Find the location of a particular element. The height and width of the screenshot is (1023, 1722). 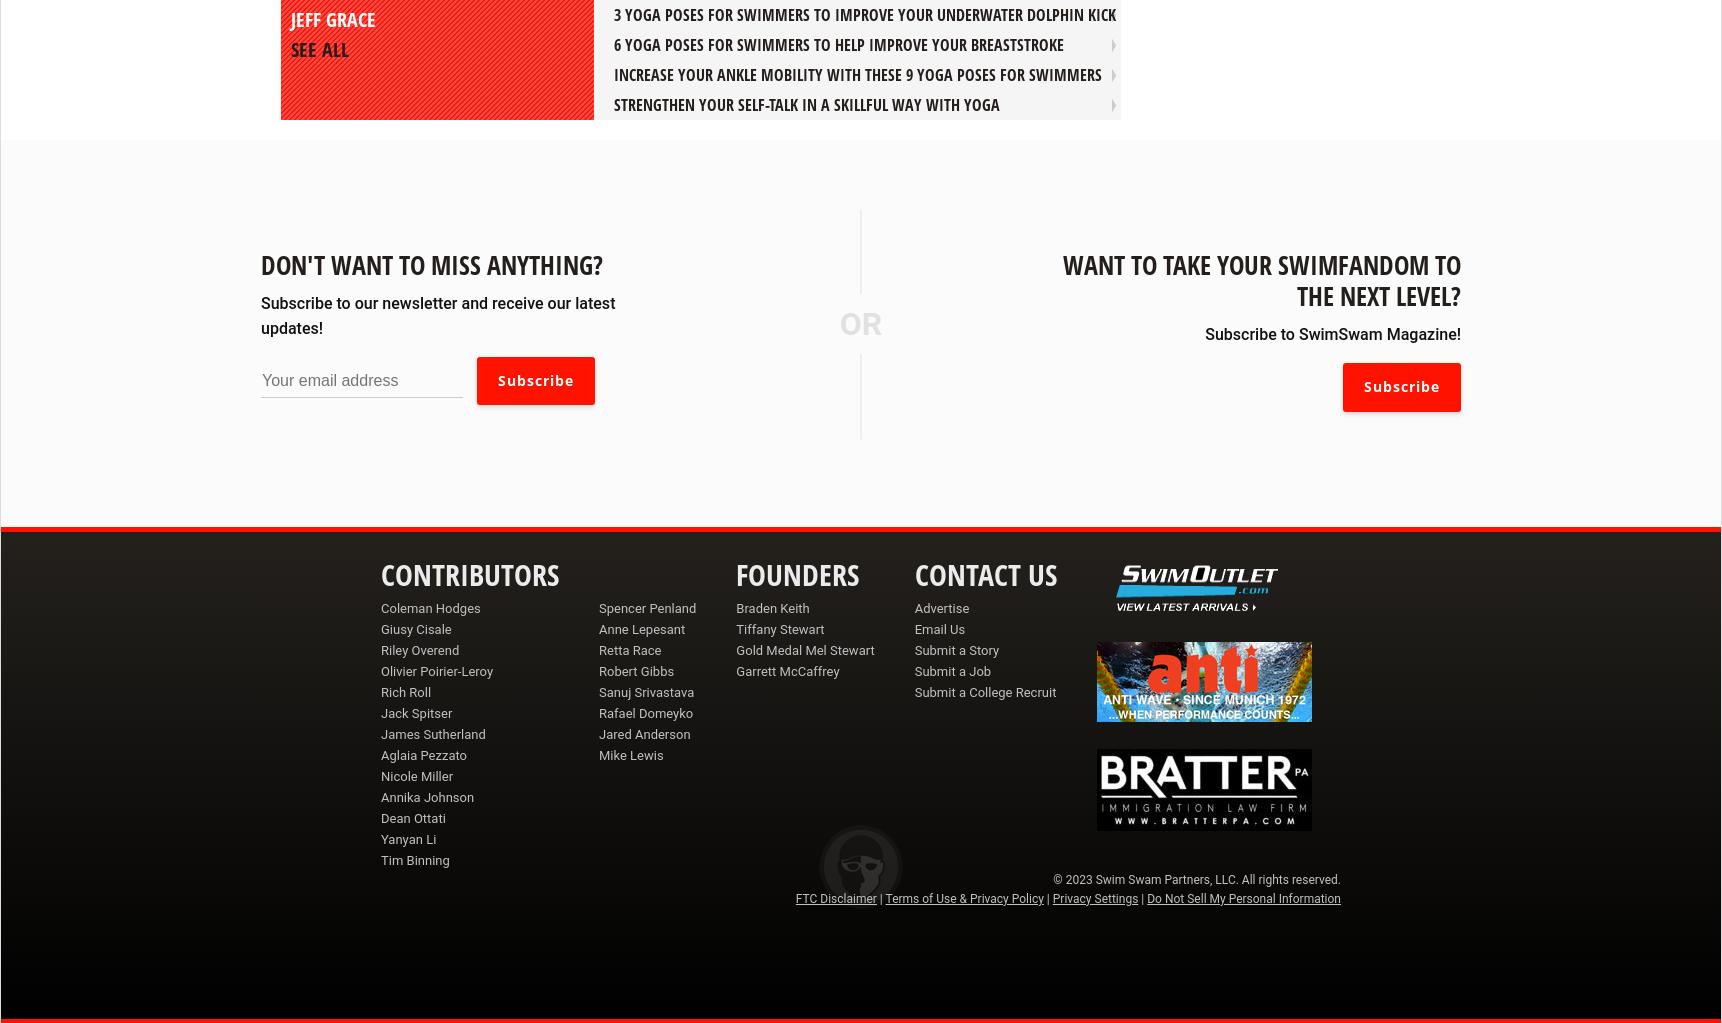

'Email Us' is located at coordinates (938, 627).